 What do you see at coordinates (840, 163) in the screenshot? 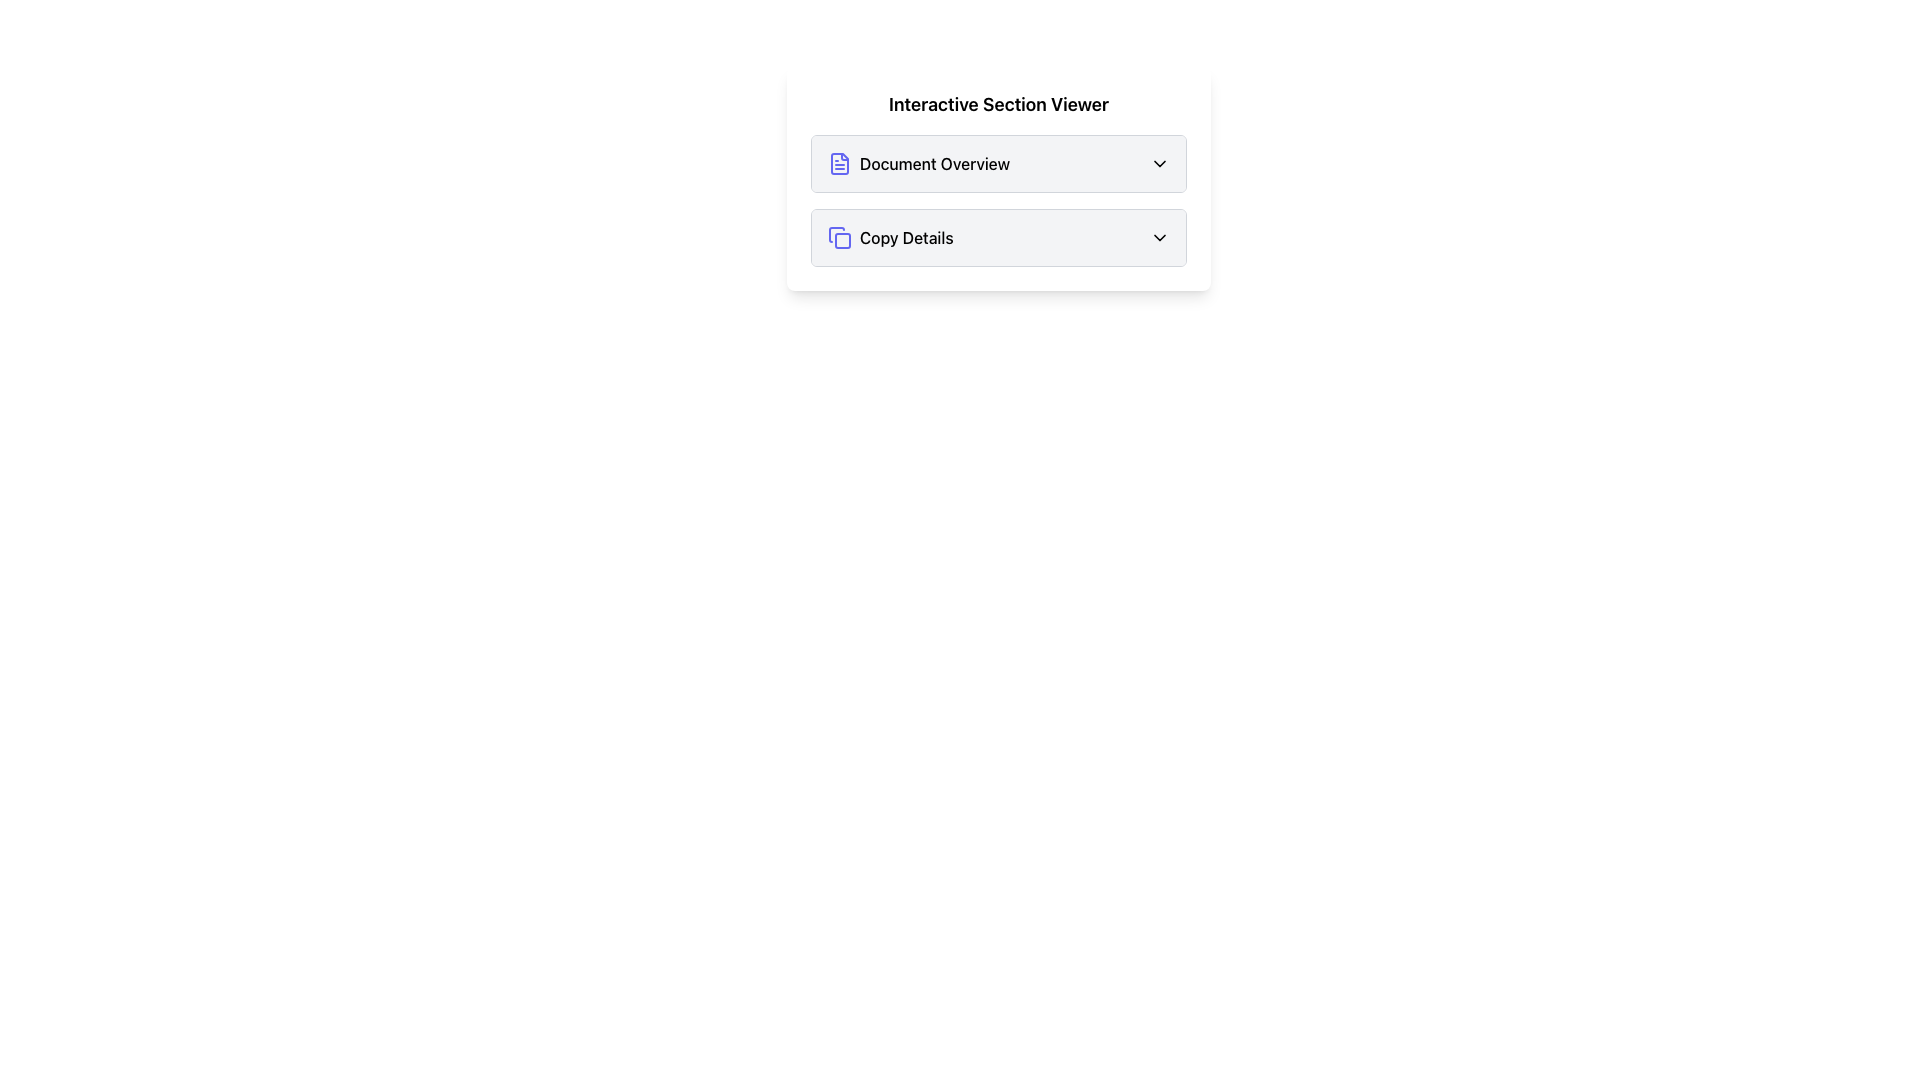
I see `the document icon located to the left of the 'Document Overview' button, which helps in identifying the associated action` at bounding box center [840, 163].